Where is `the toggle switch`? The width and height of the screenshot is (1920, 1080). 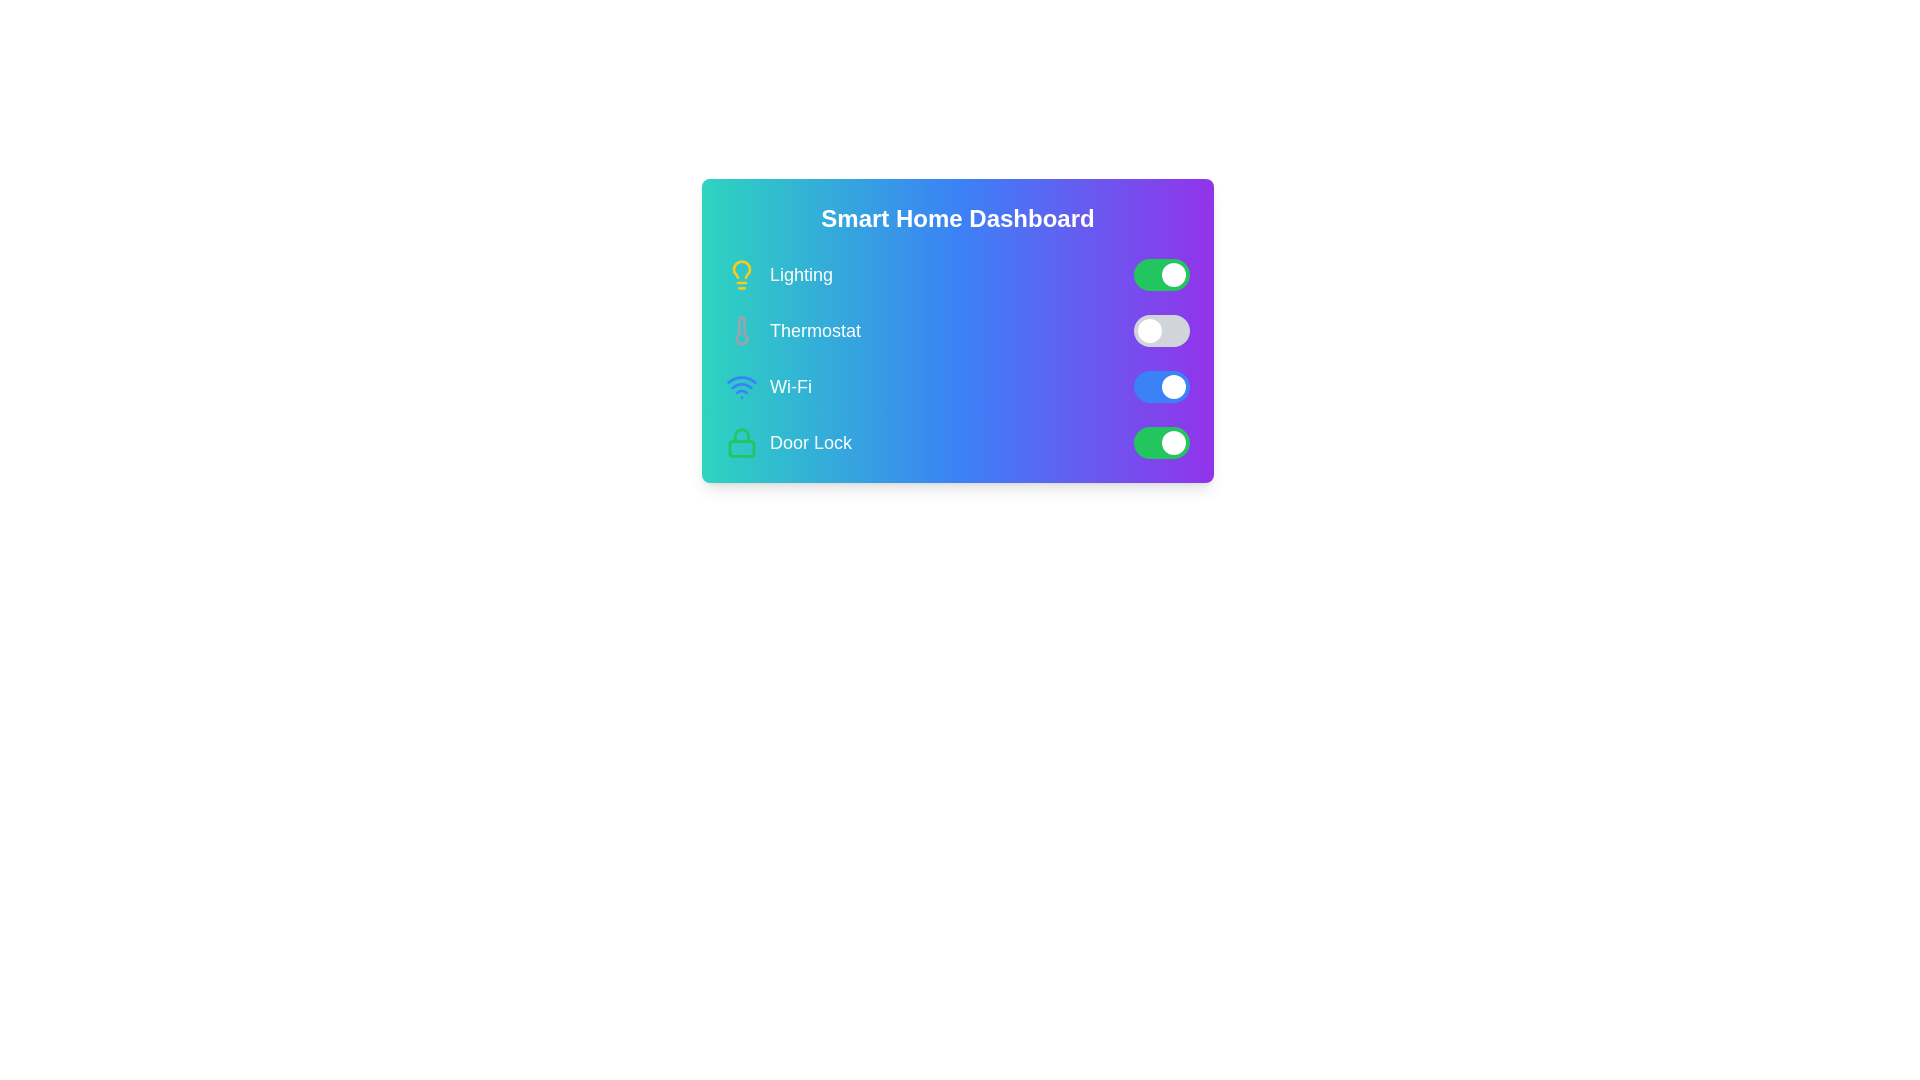
the toggle switch is located at coordinates (1161, 274).